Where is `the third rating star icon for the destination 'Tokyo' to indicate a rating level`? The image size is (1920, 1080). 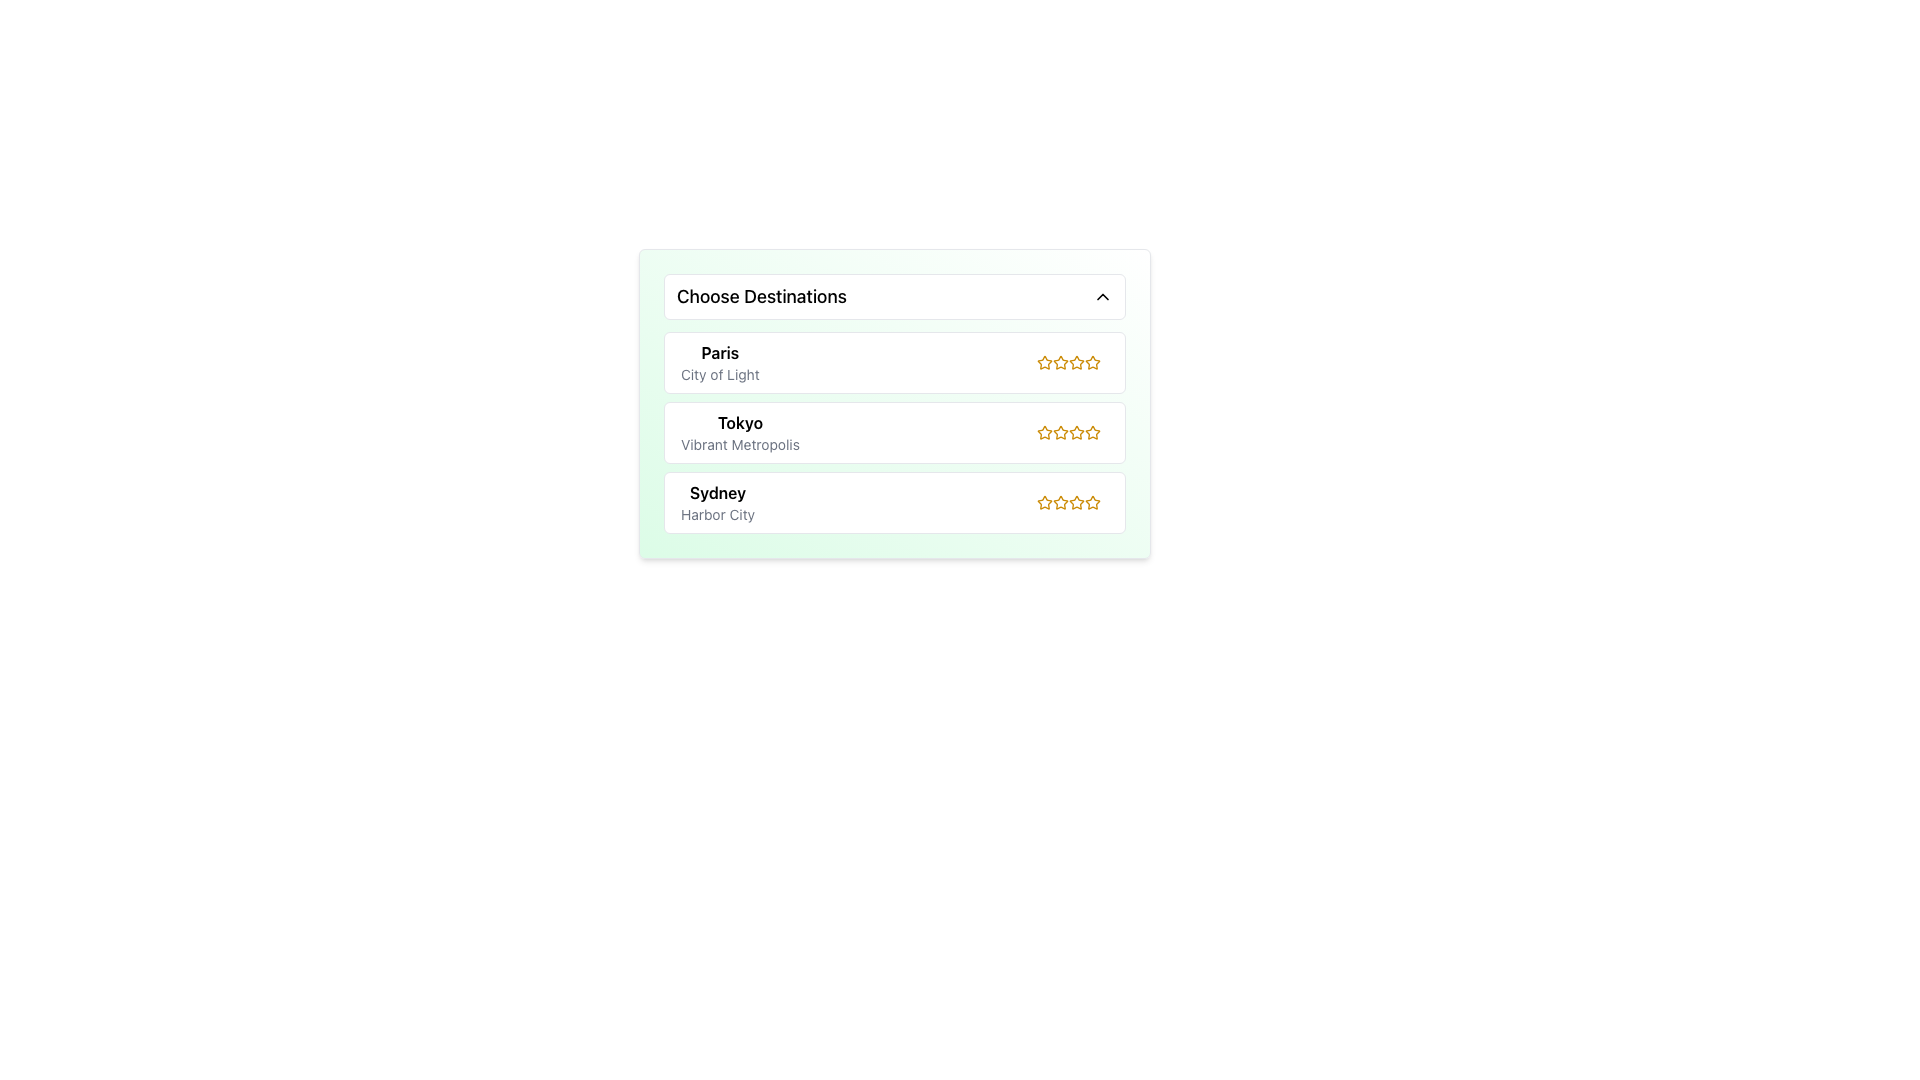 the third rating star icon for the destination 'Tokyo' to indicate a rating level is located at coordinates (1092, 431).